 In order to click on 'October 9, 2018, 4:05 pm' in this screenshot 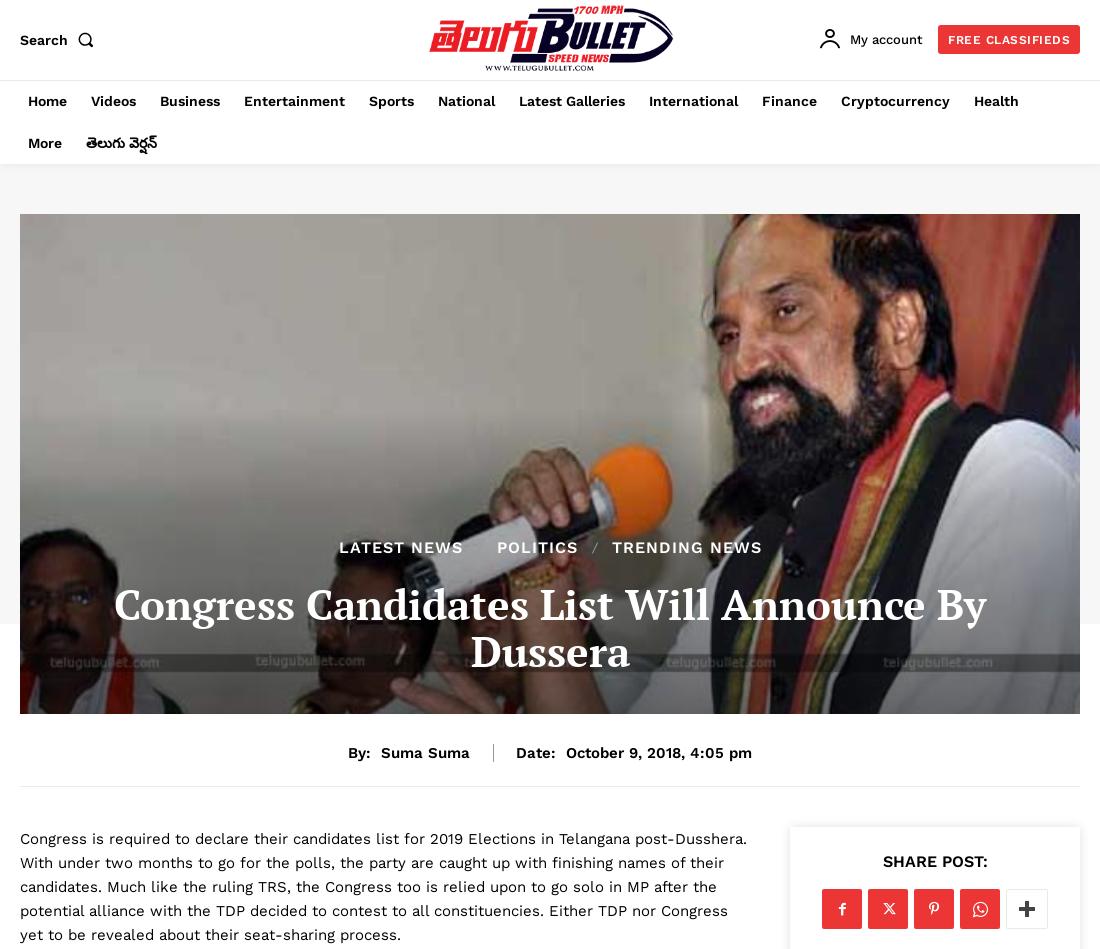, I will do `click(564, 753)`.